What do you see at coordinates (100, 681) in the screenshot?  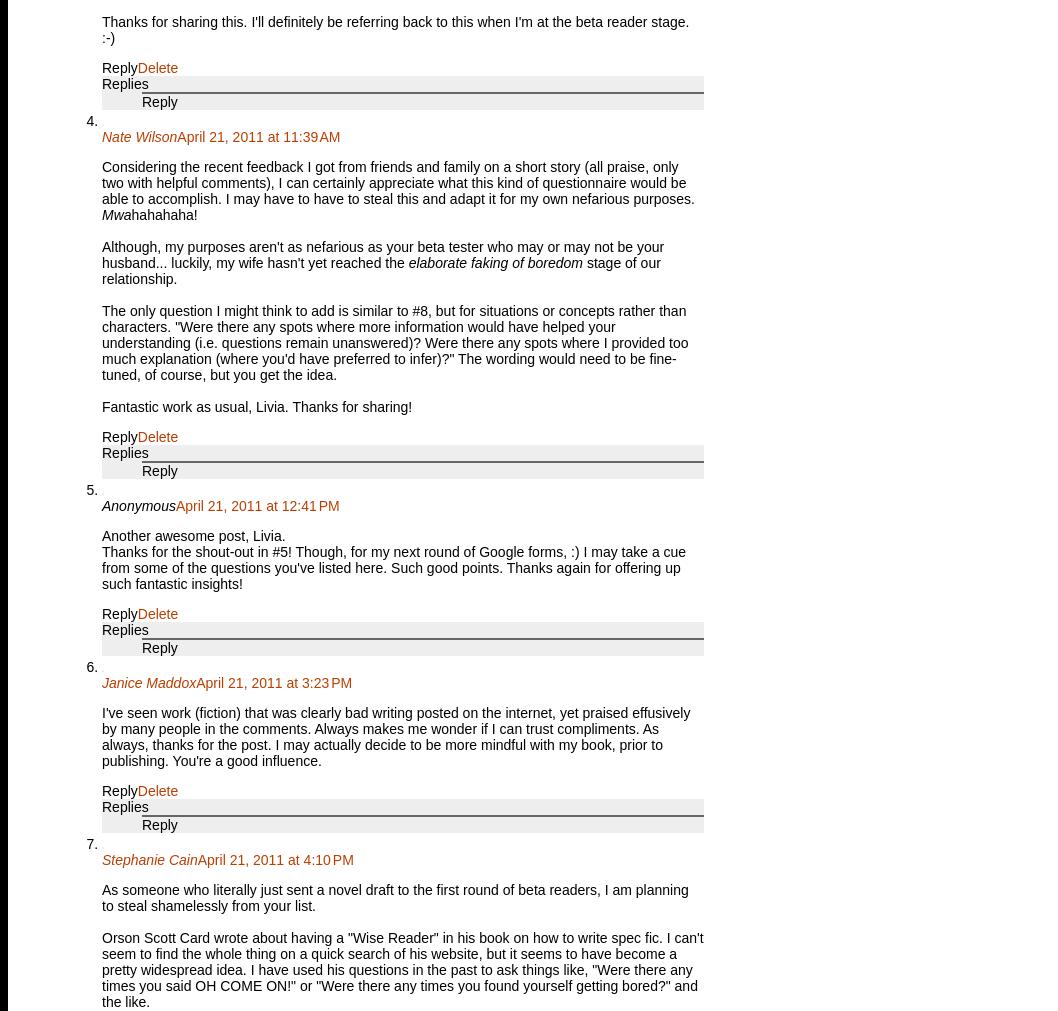 I see `'Janice Maddox'` at bounding box center [100, 681].